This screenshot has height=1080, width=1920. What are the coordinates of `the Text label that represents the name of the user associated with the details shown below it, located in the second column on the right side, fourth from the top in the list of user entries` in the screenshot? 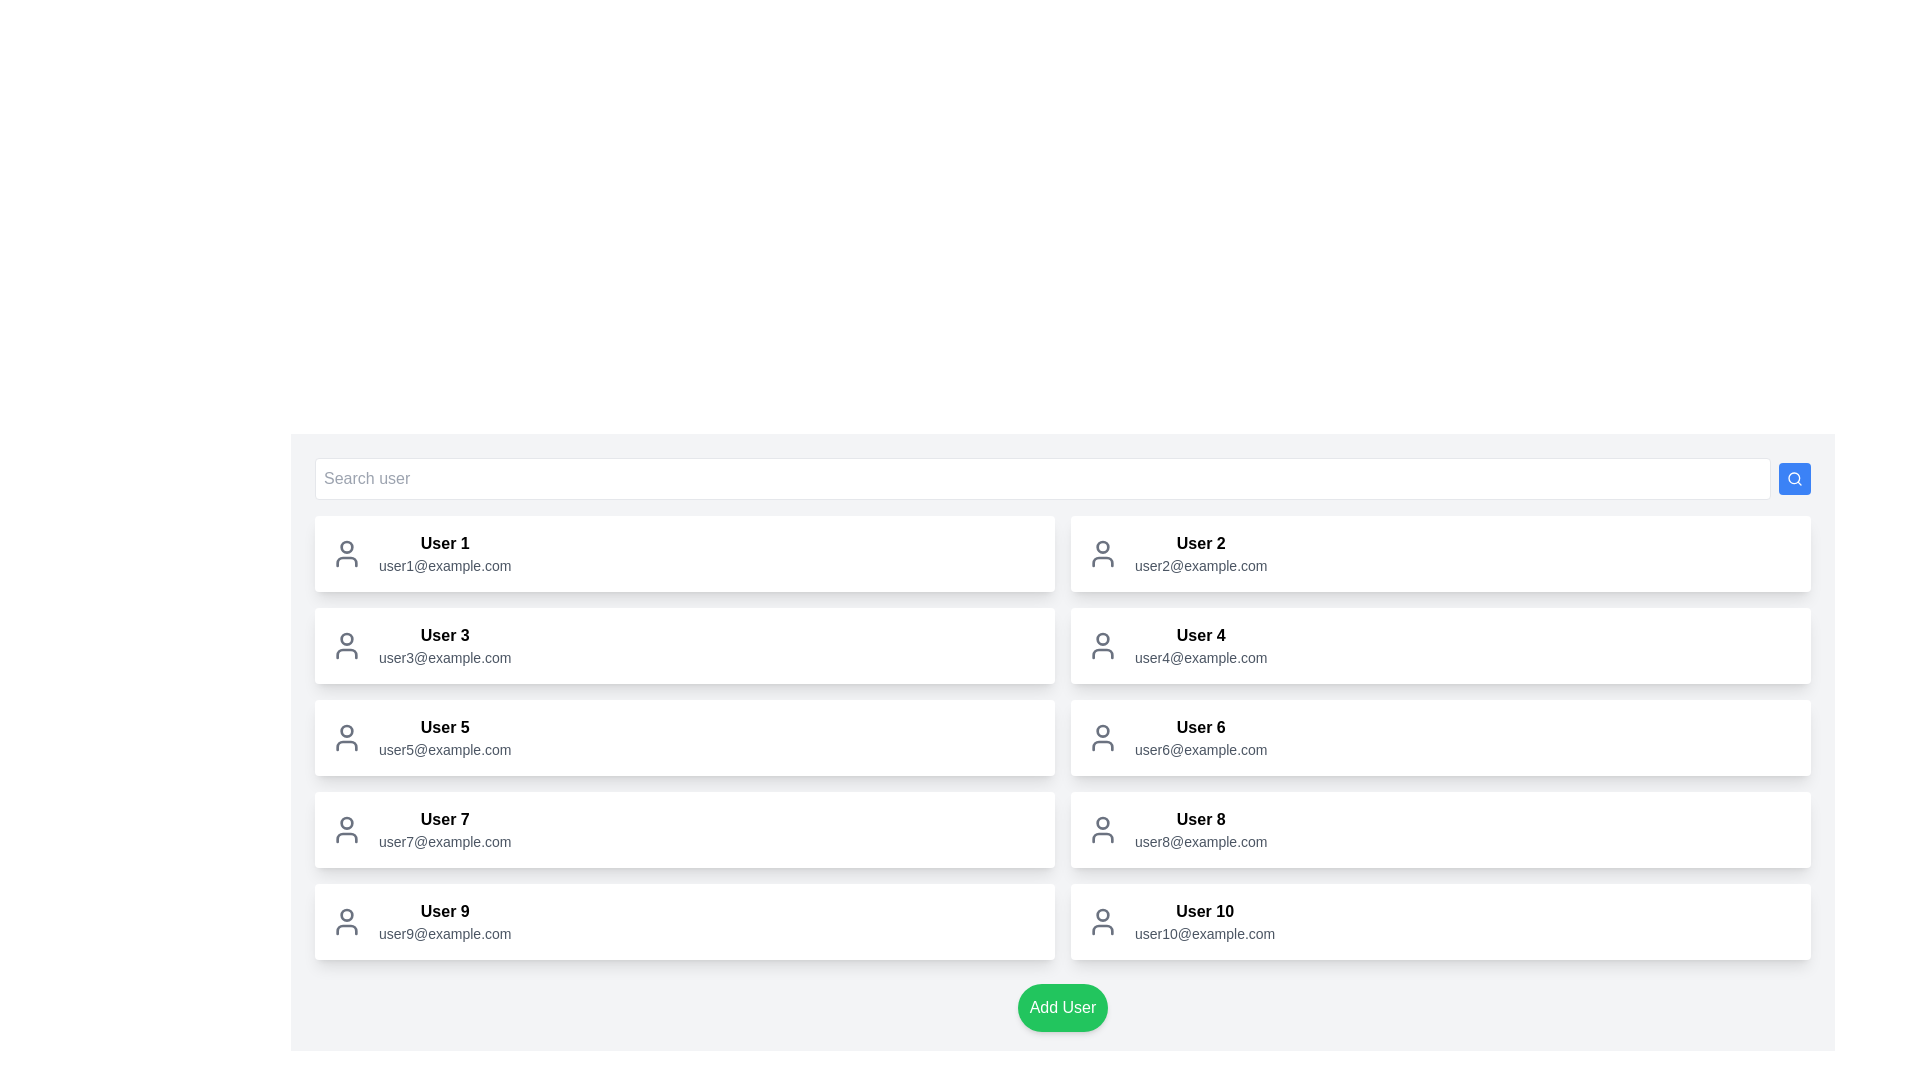 It's located at (1200, 636).